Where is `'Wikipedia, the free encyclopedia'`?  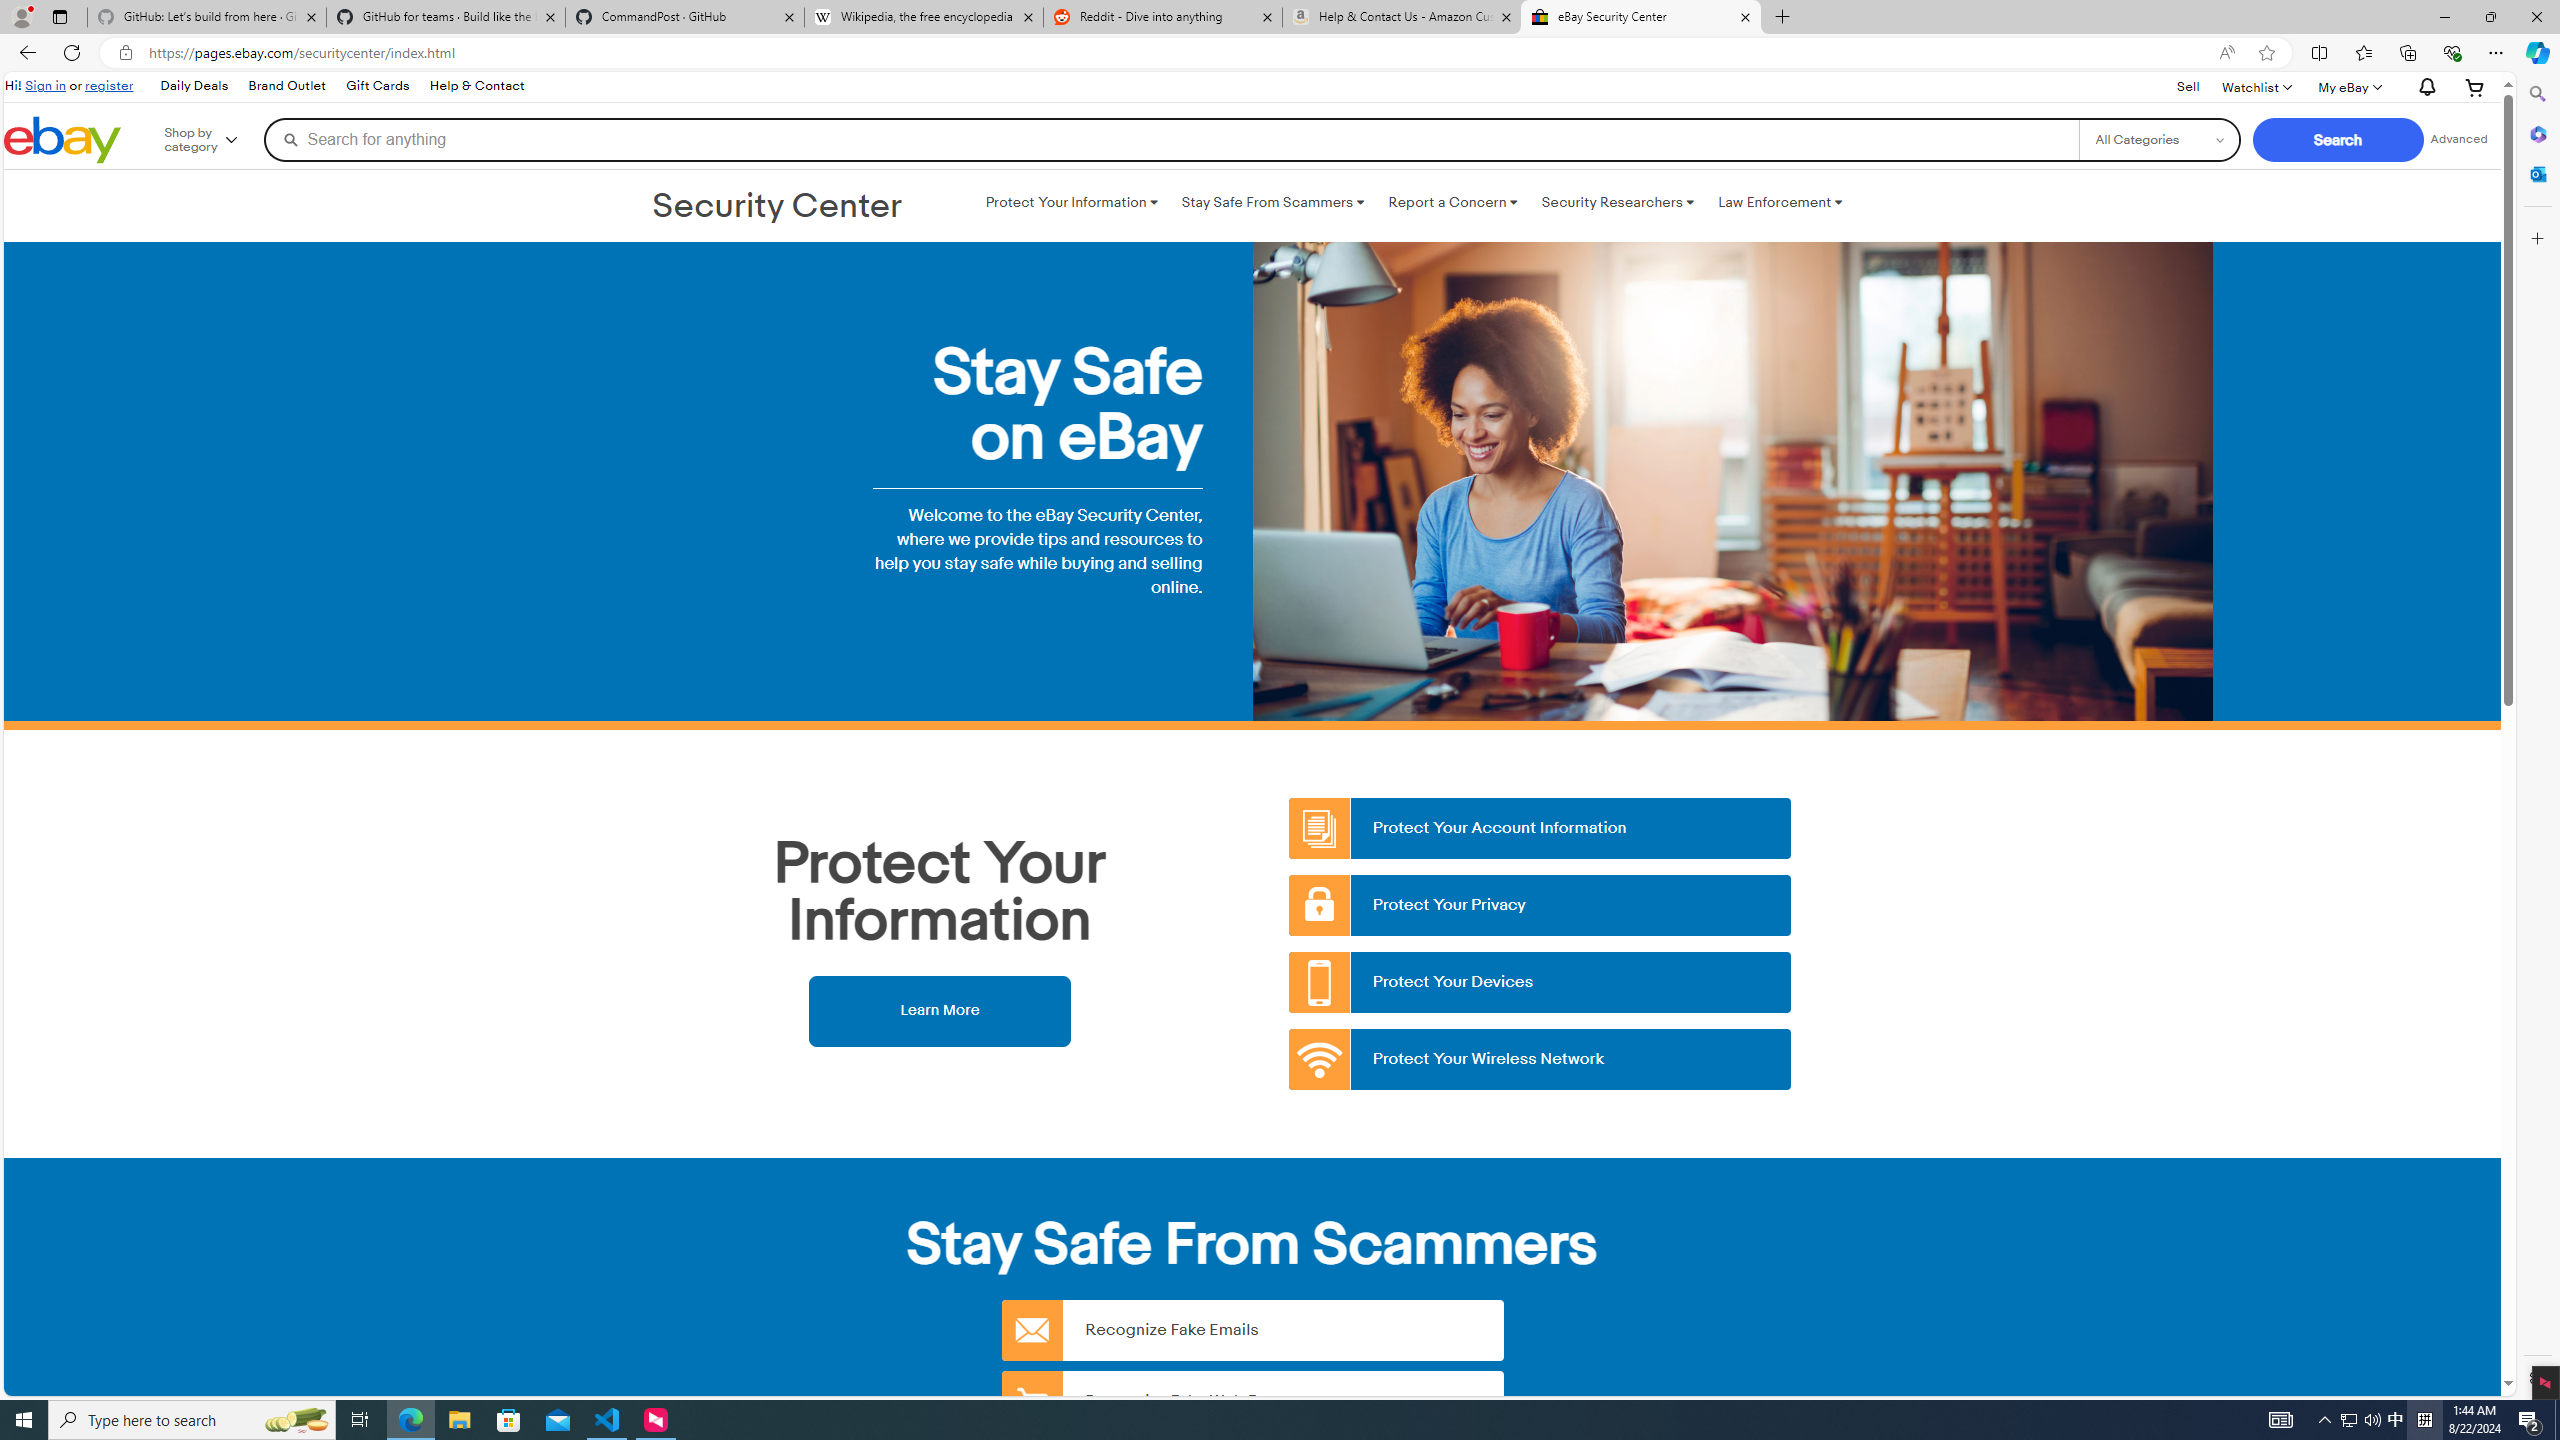
'Wikipedia, the free encyclopedia' is located at coordinates (924, 16).